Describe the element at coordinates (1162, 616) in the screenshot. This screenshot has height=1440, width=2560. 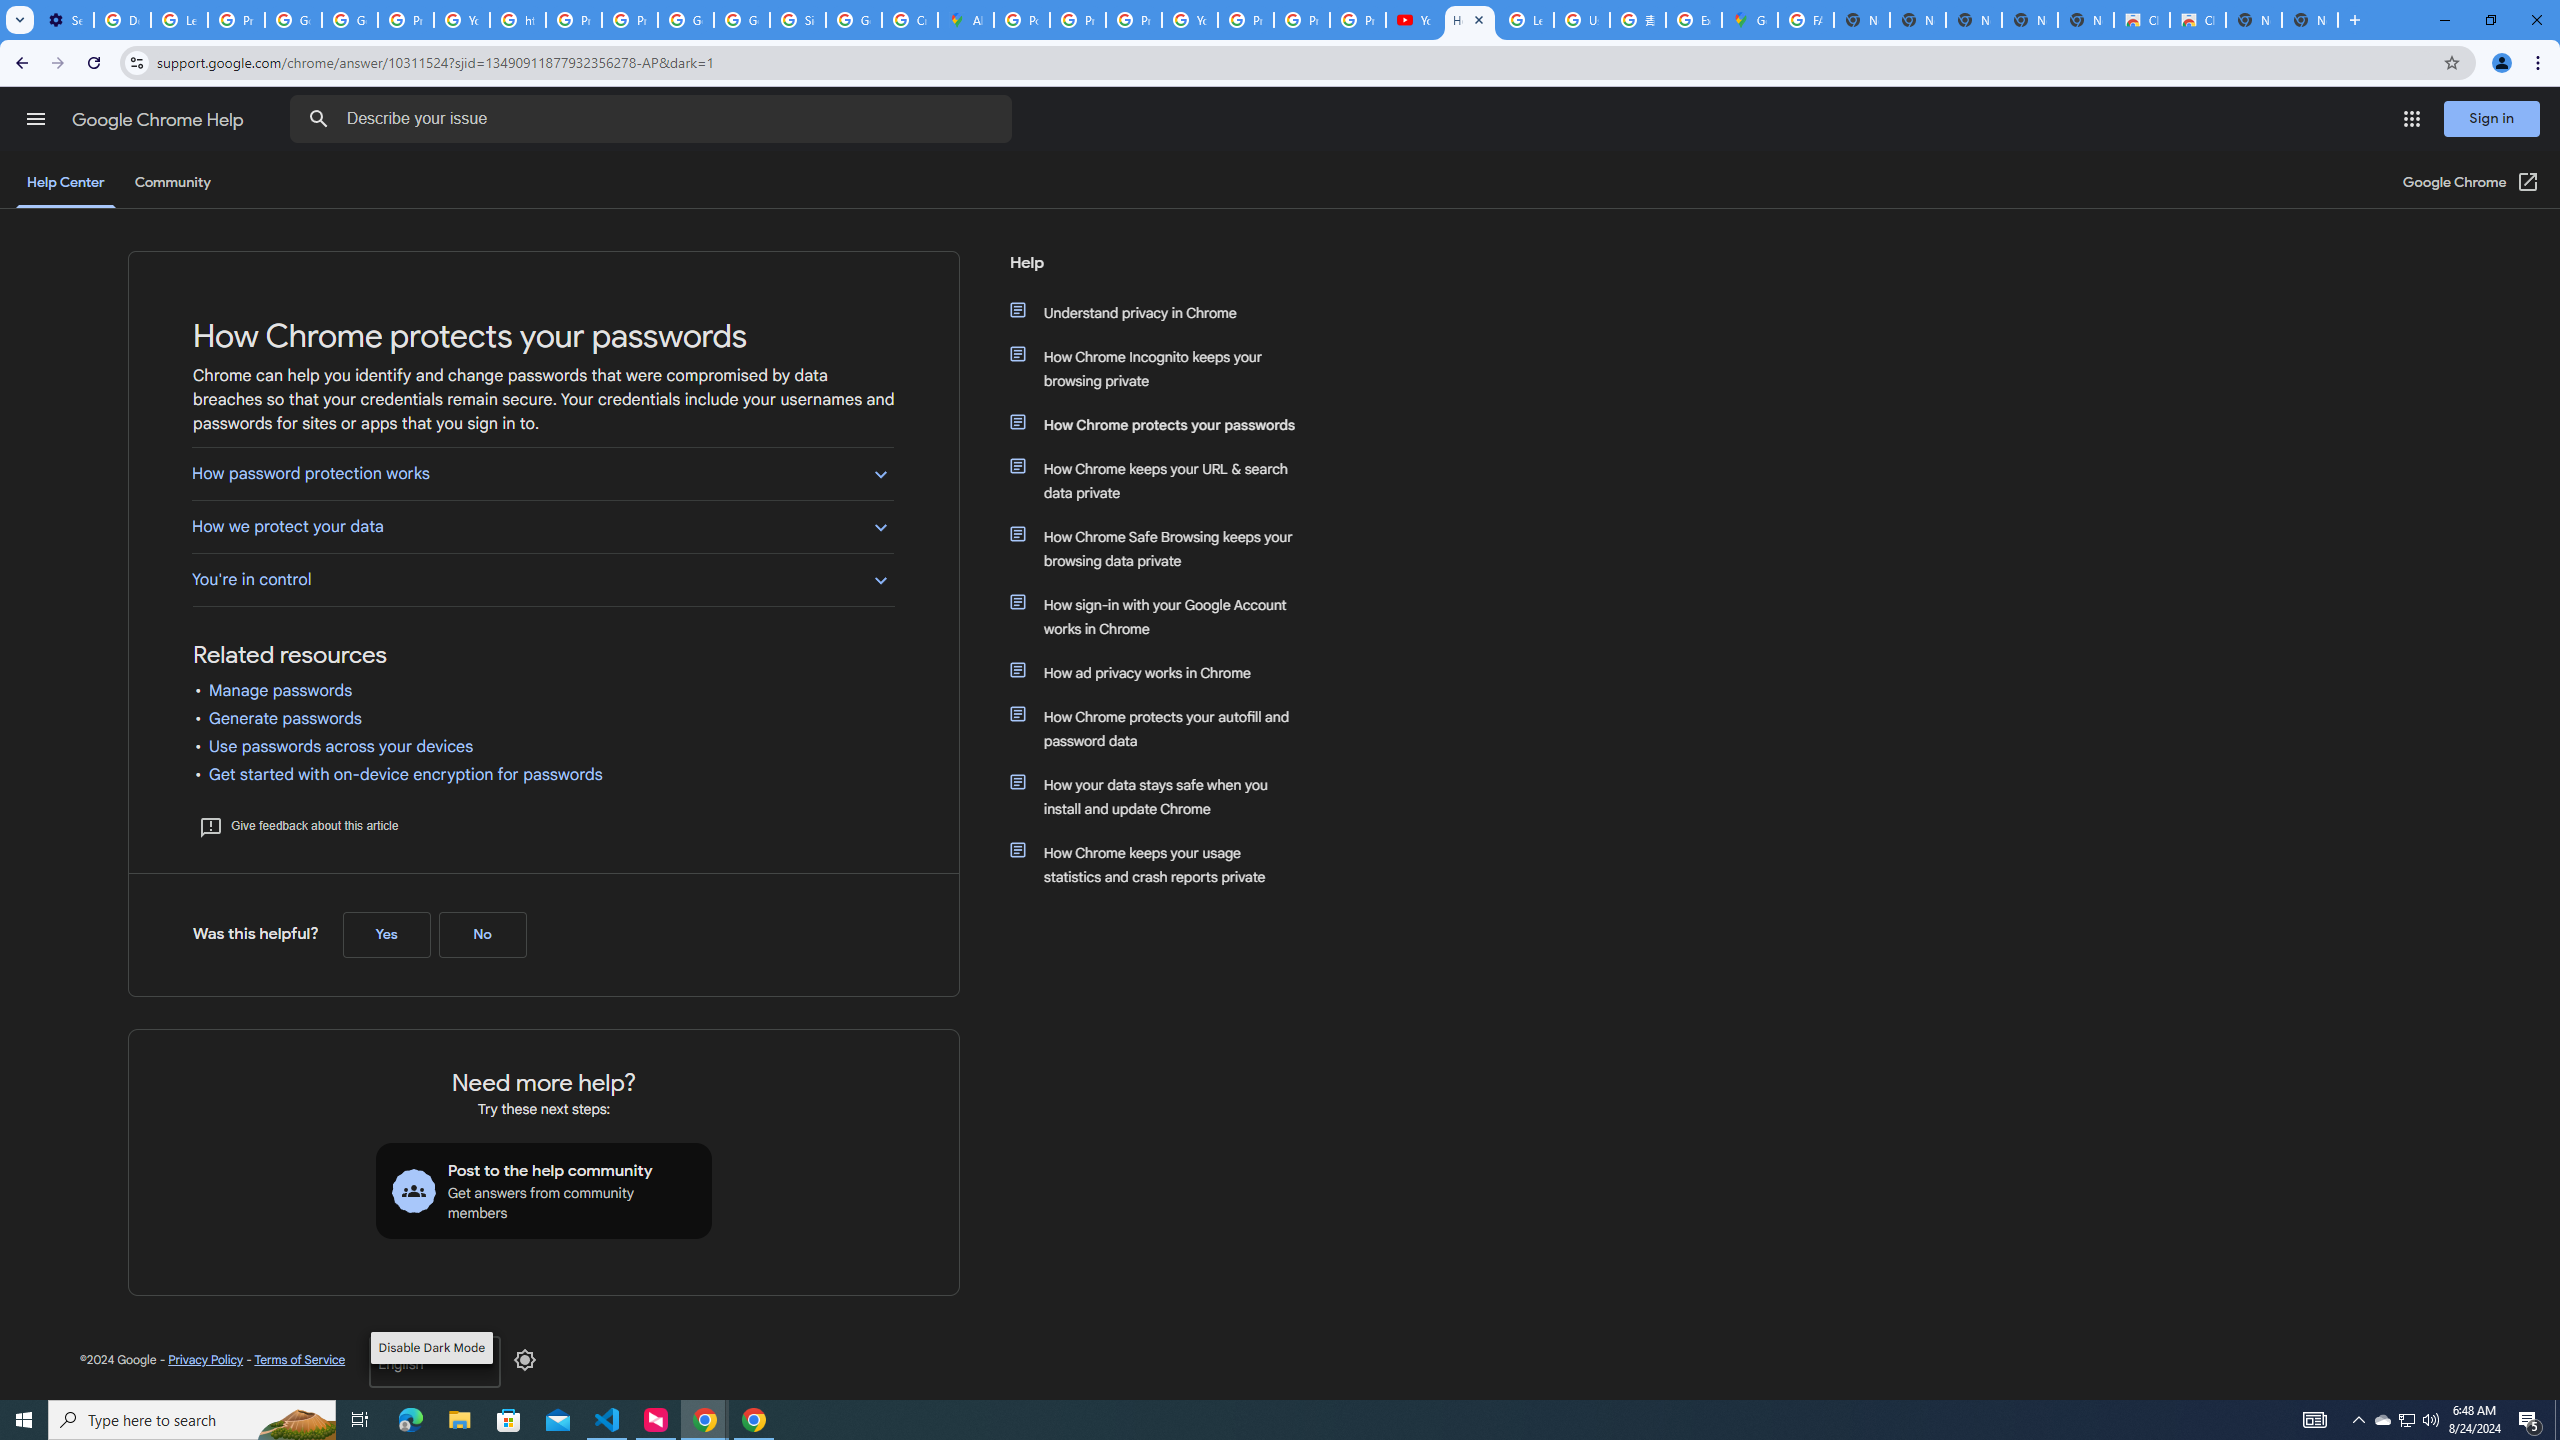
I see `'How sign-in with your Google Account works in Chrome'` at that location.